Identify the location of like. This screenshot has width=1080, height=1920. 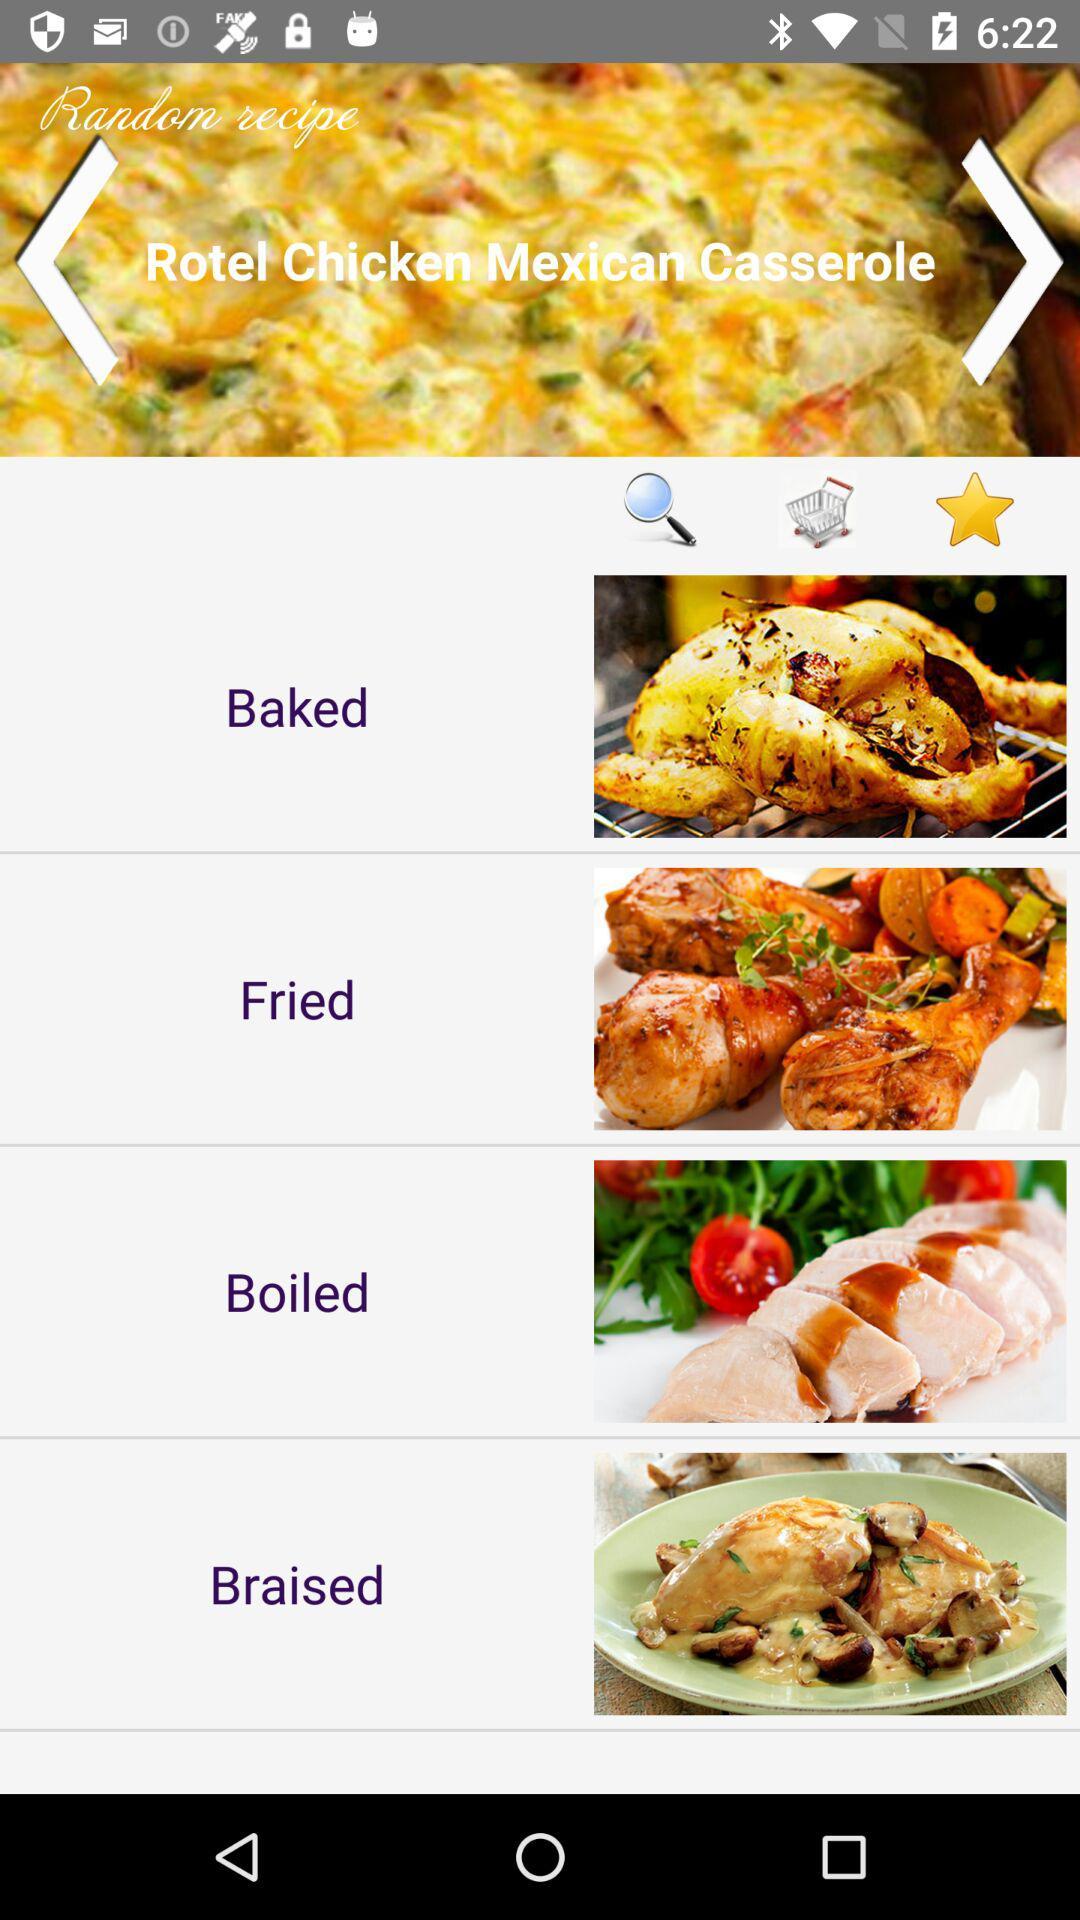
(974, 509).